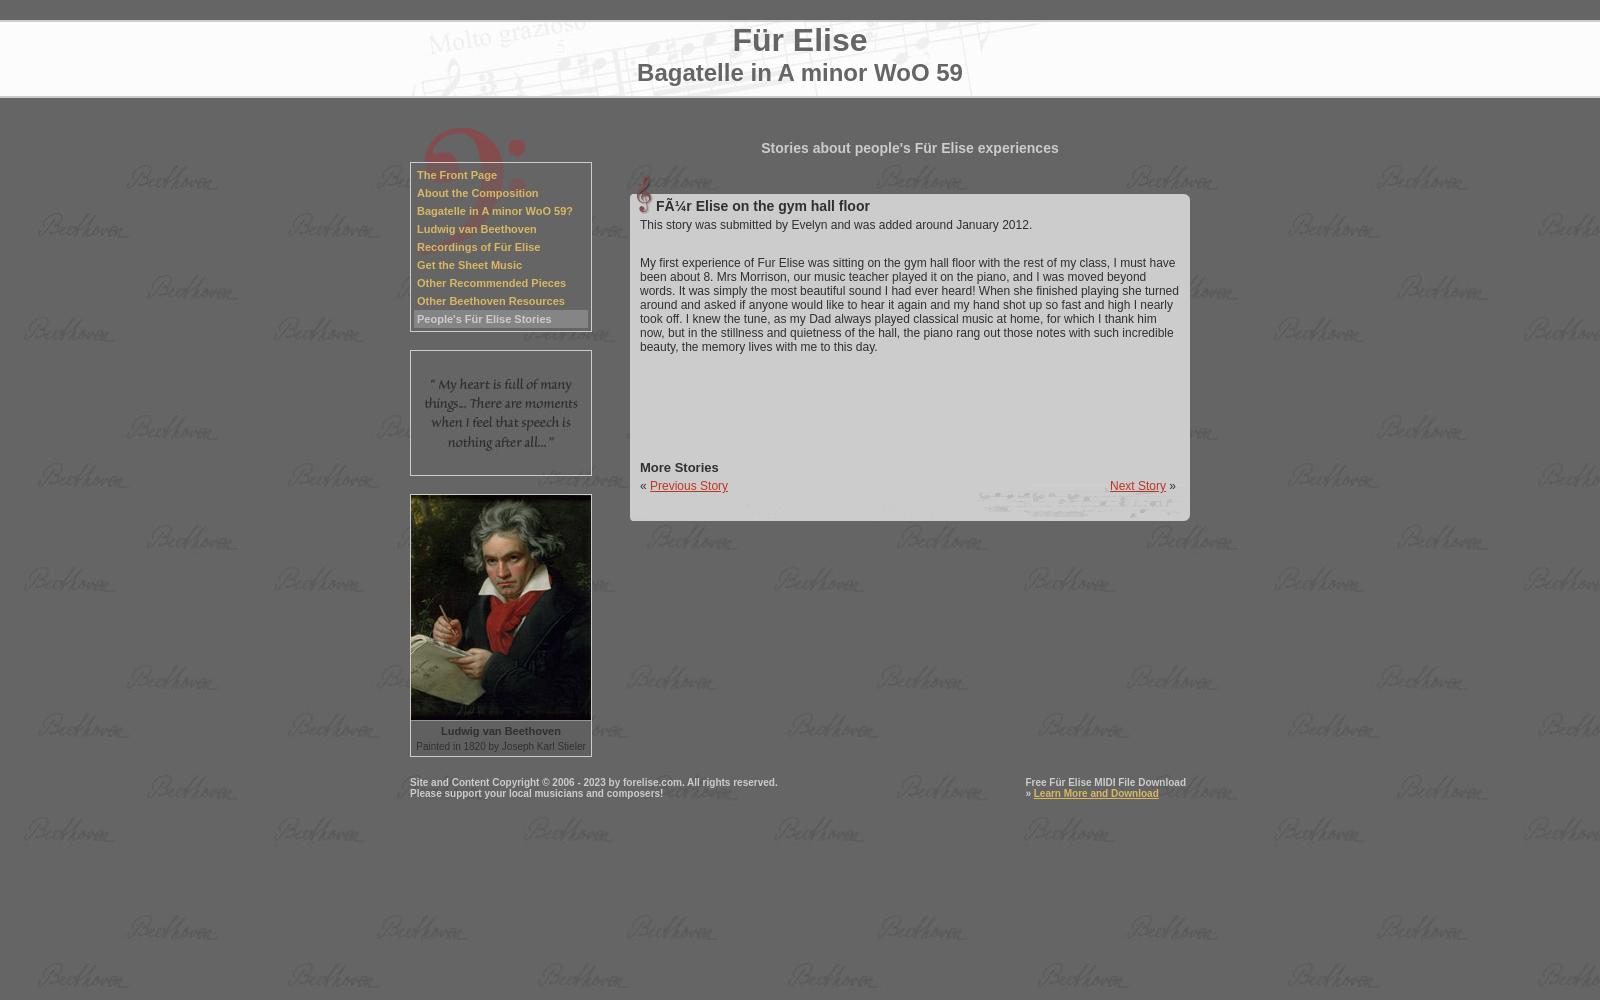 This screenshot has height=1000, width=1600. Describe the element at coordinates (762, 205) in the screenshot. I see `'FÃ¼r Elise on the gym hall floor'` at that location.